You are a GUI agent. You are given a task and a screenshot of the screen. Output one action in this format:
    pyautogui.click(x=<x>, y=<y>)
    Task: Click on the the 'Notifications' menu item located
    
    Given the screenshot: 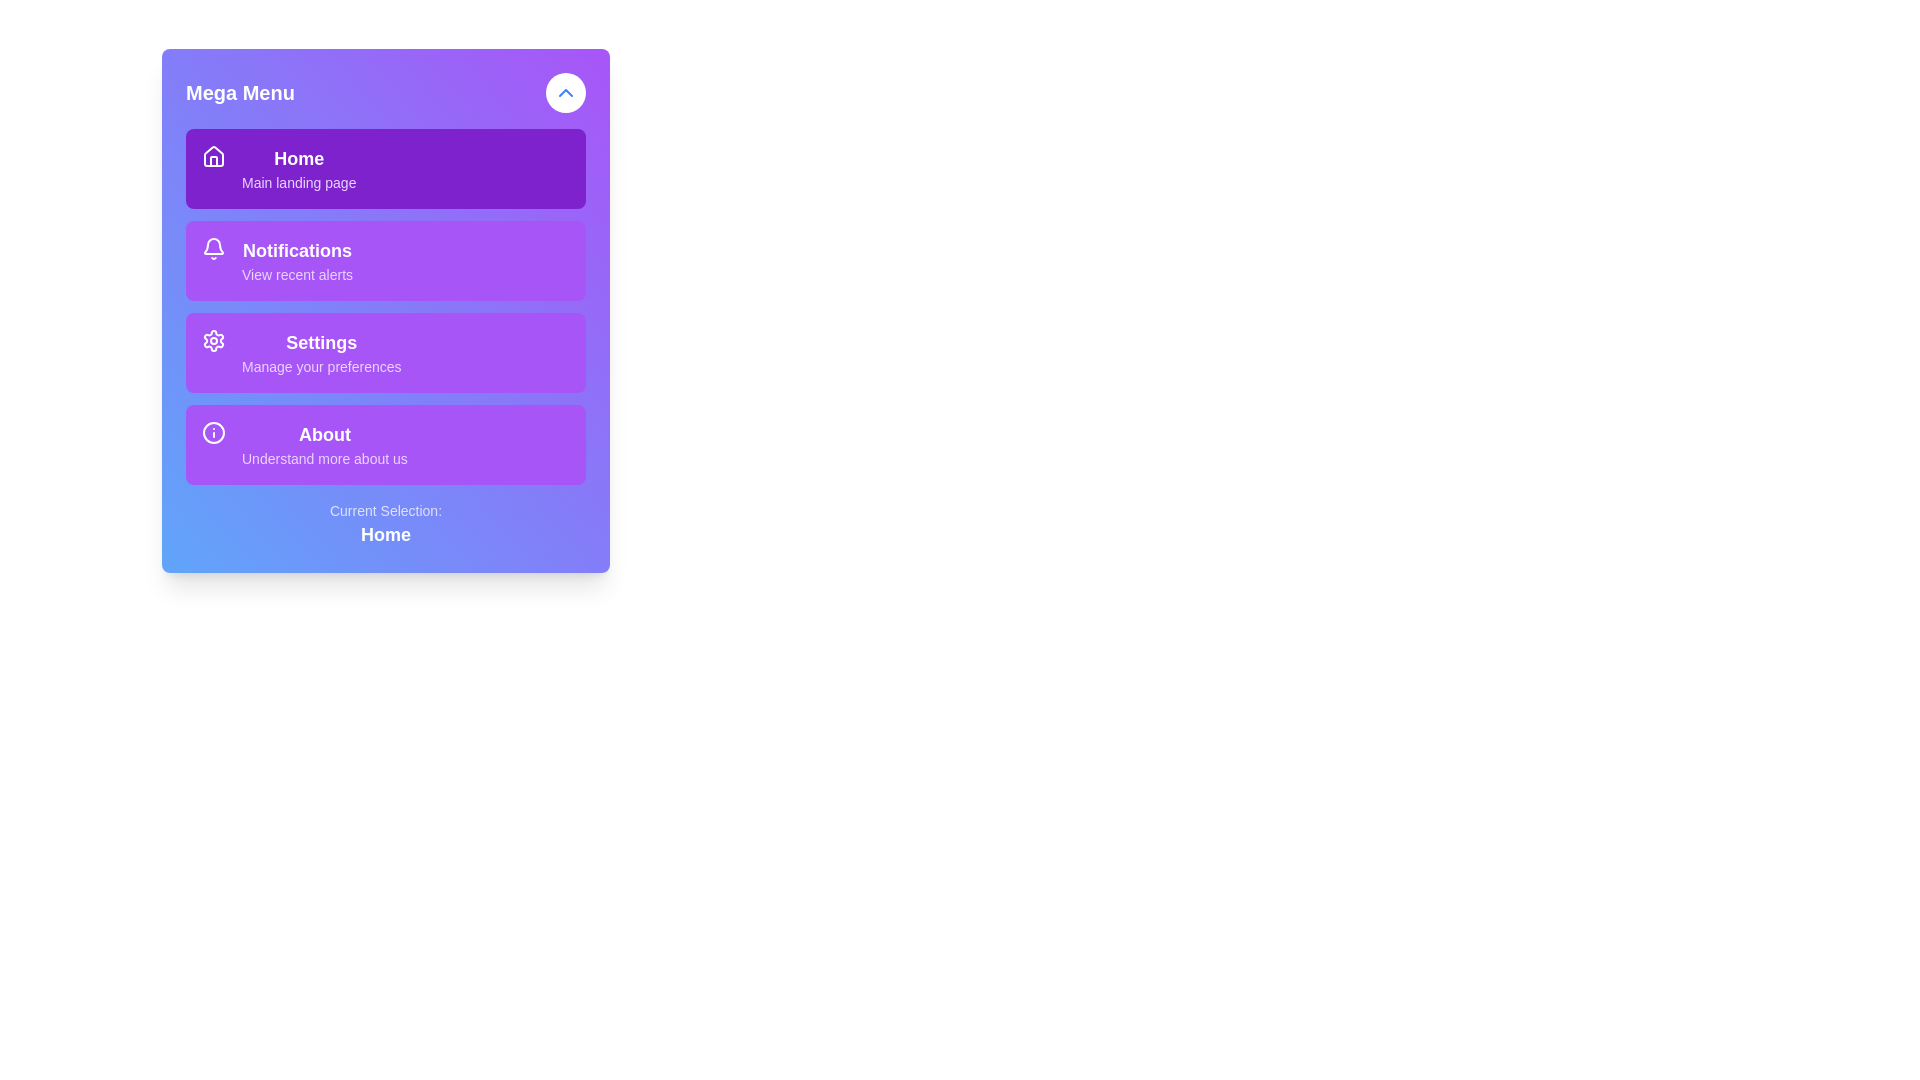 What is the action you would take?
    pyautogui.click(x=385, y=307)
    